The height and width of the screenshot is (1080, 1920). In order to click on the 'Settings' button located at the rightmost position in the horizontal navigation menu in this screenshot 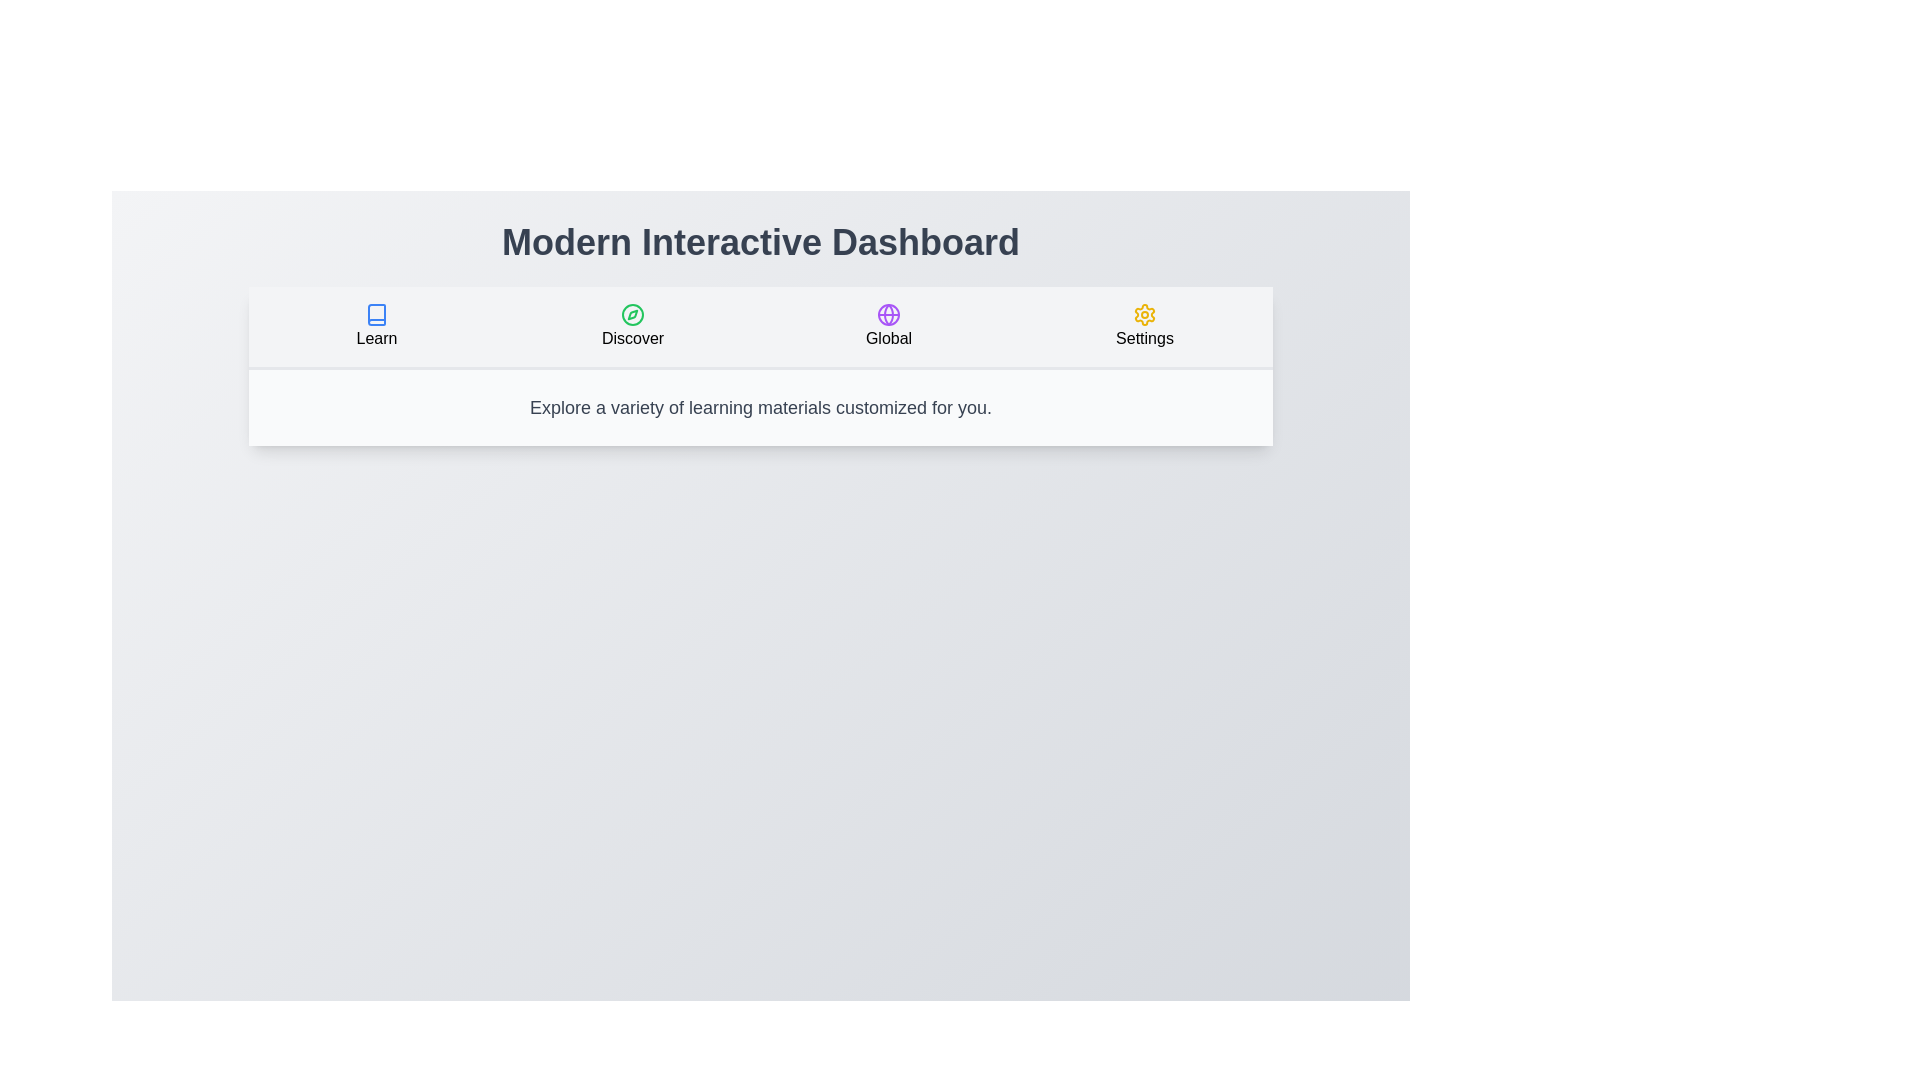, I will do `click(1145, 326)`.